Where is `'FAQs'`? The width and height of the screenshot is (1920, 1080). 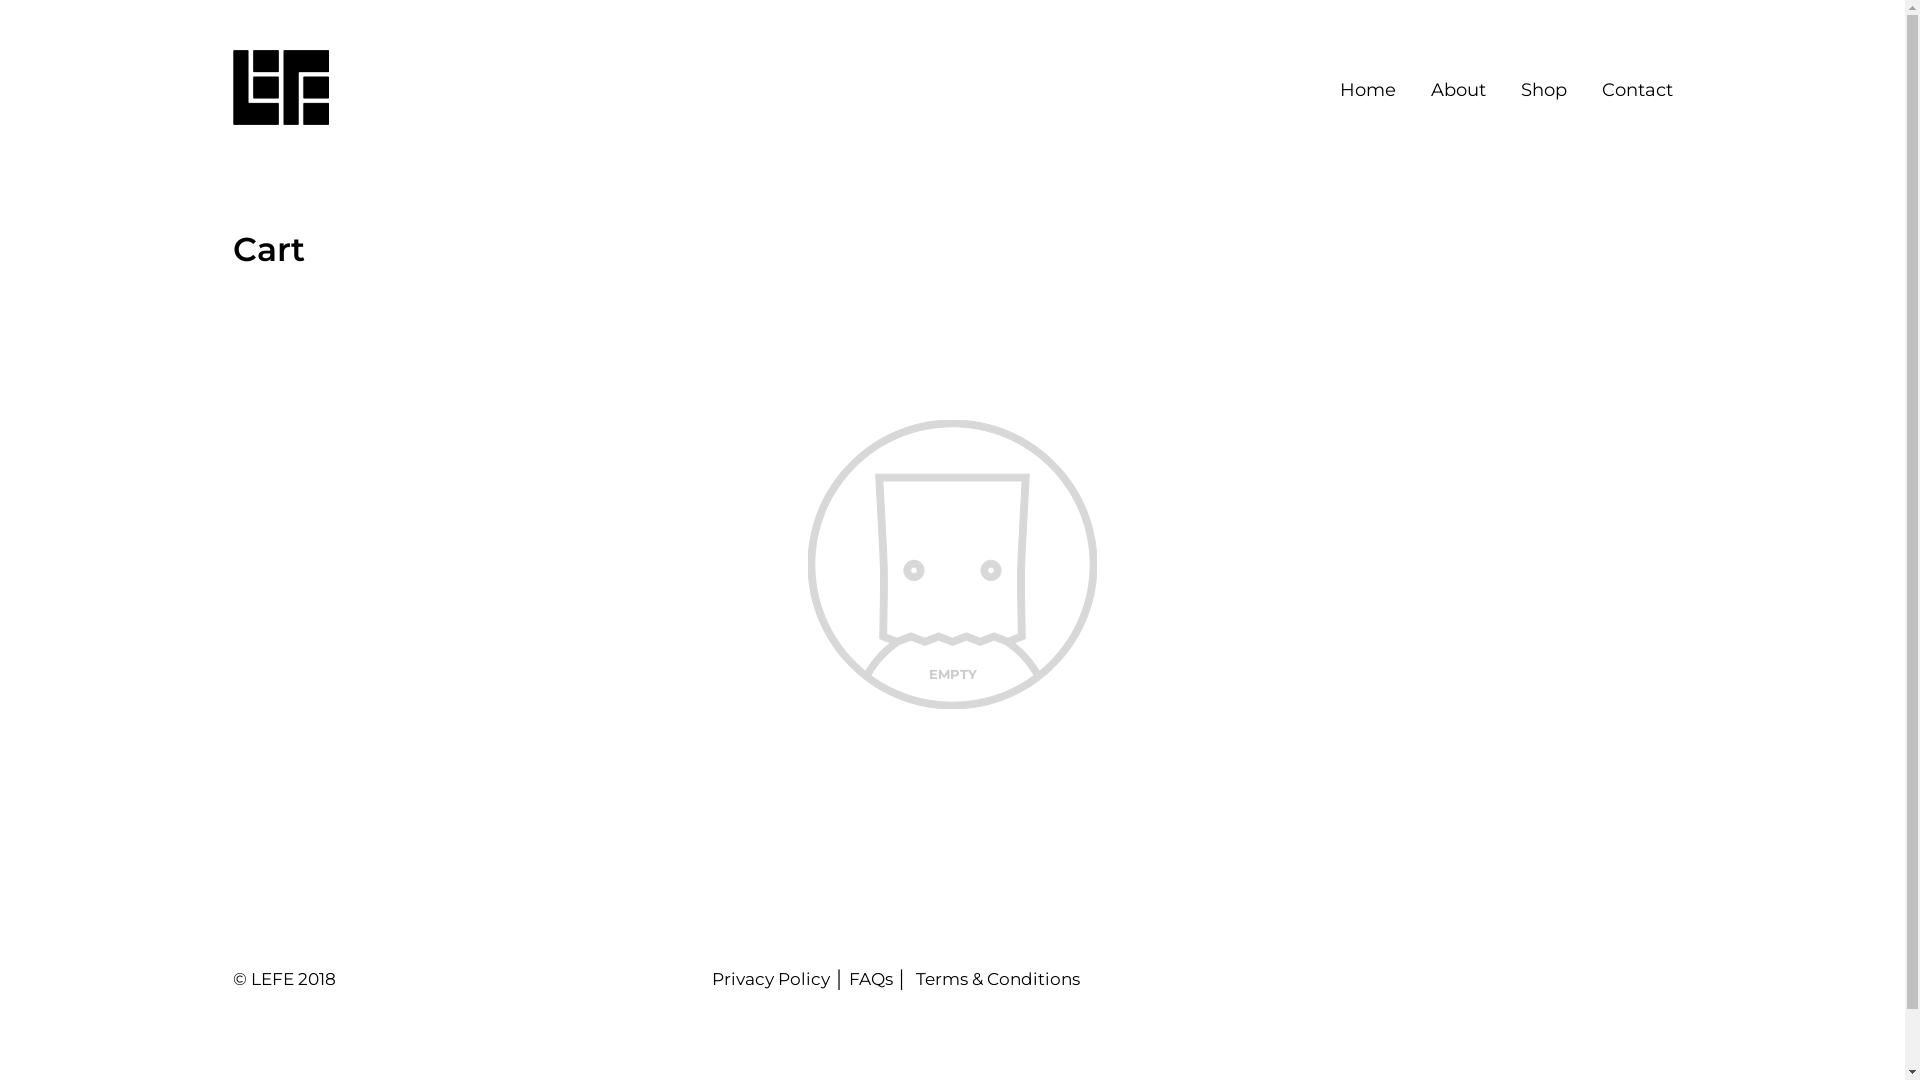 'FAQs' is located at coordinates (849, 978).